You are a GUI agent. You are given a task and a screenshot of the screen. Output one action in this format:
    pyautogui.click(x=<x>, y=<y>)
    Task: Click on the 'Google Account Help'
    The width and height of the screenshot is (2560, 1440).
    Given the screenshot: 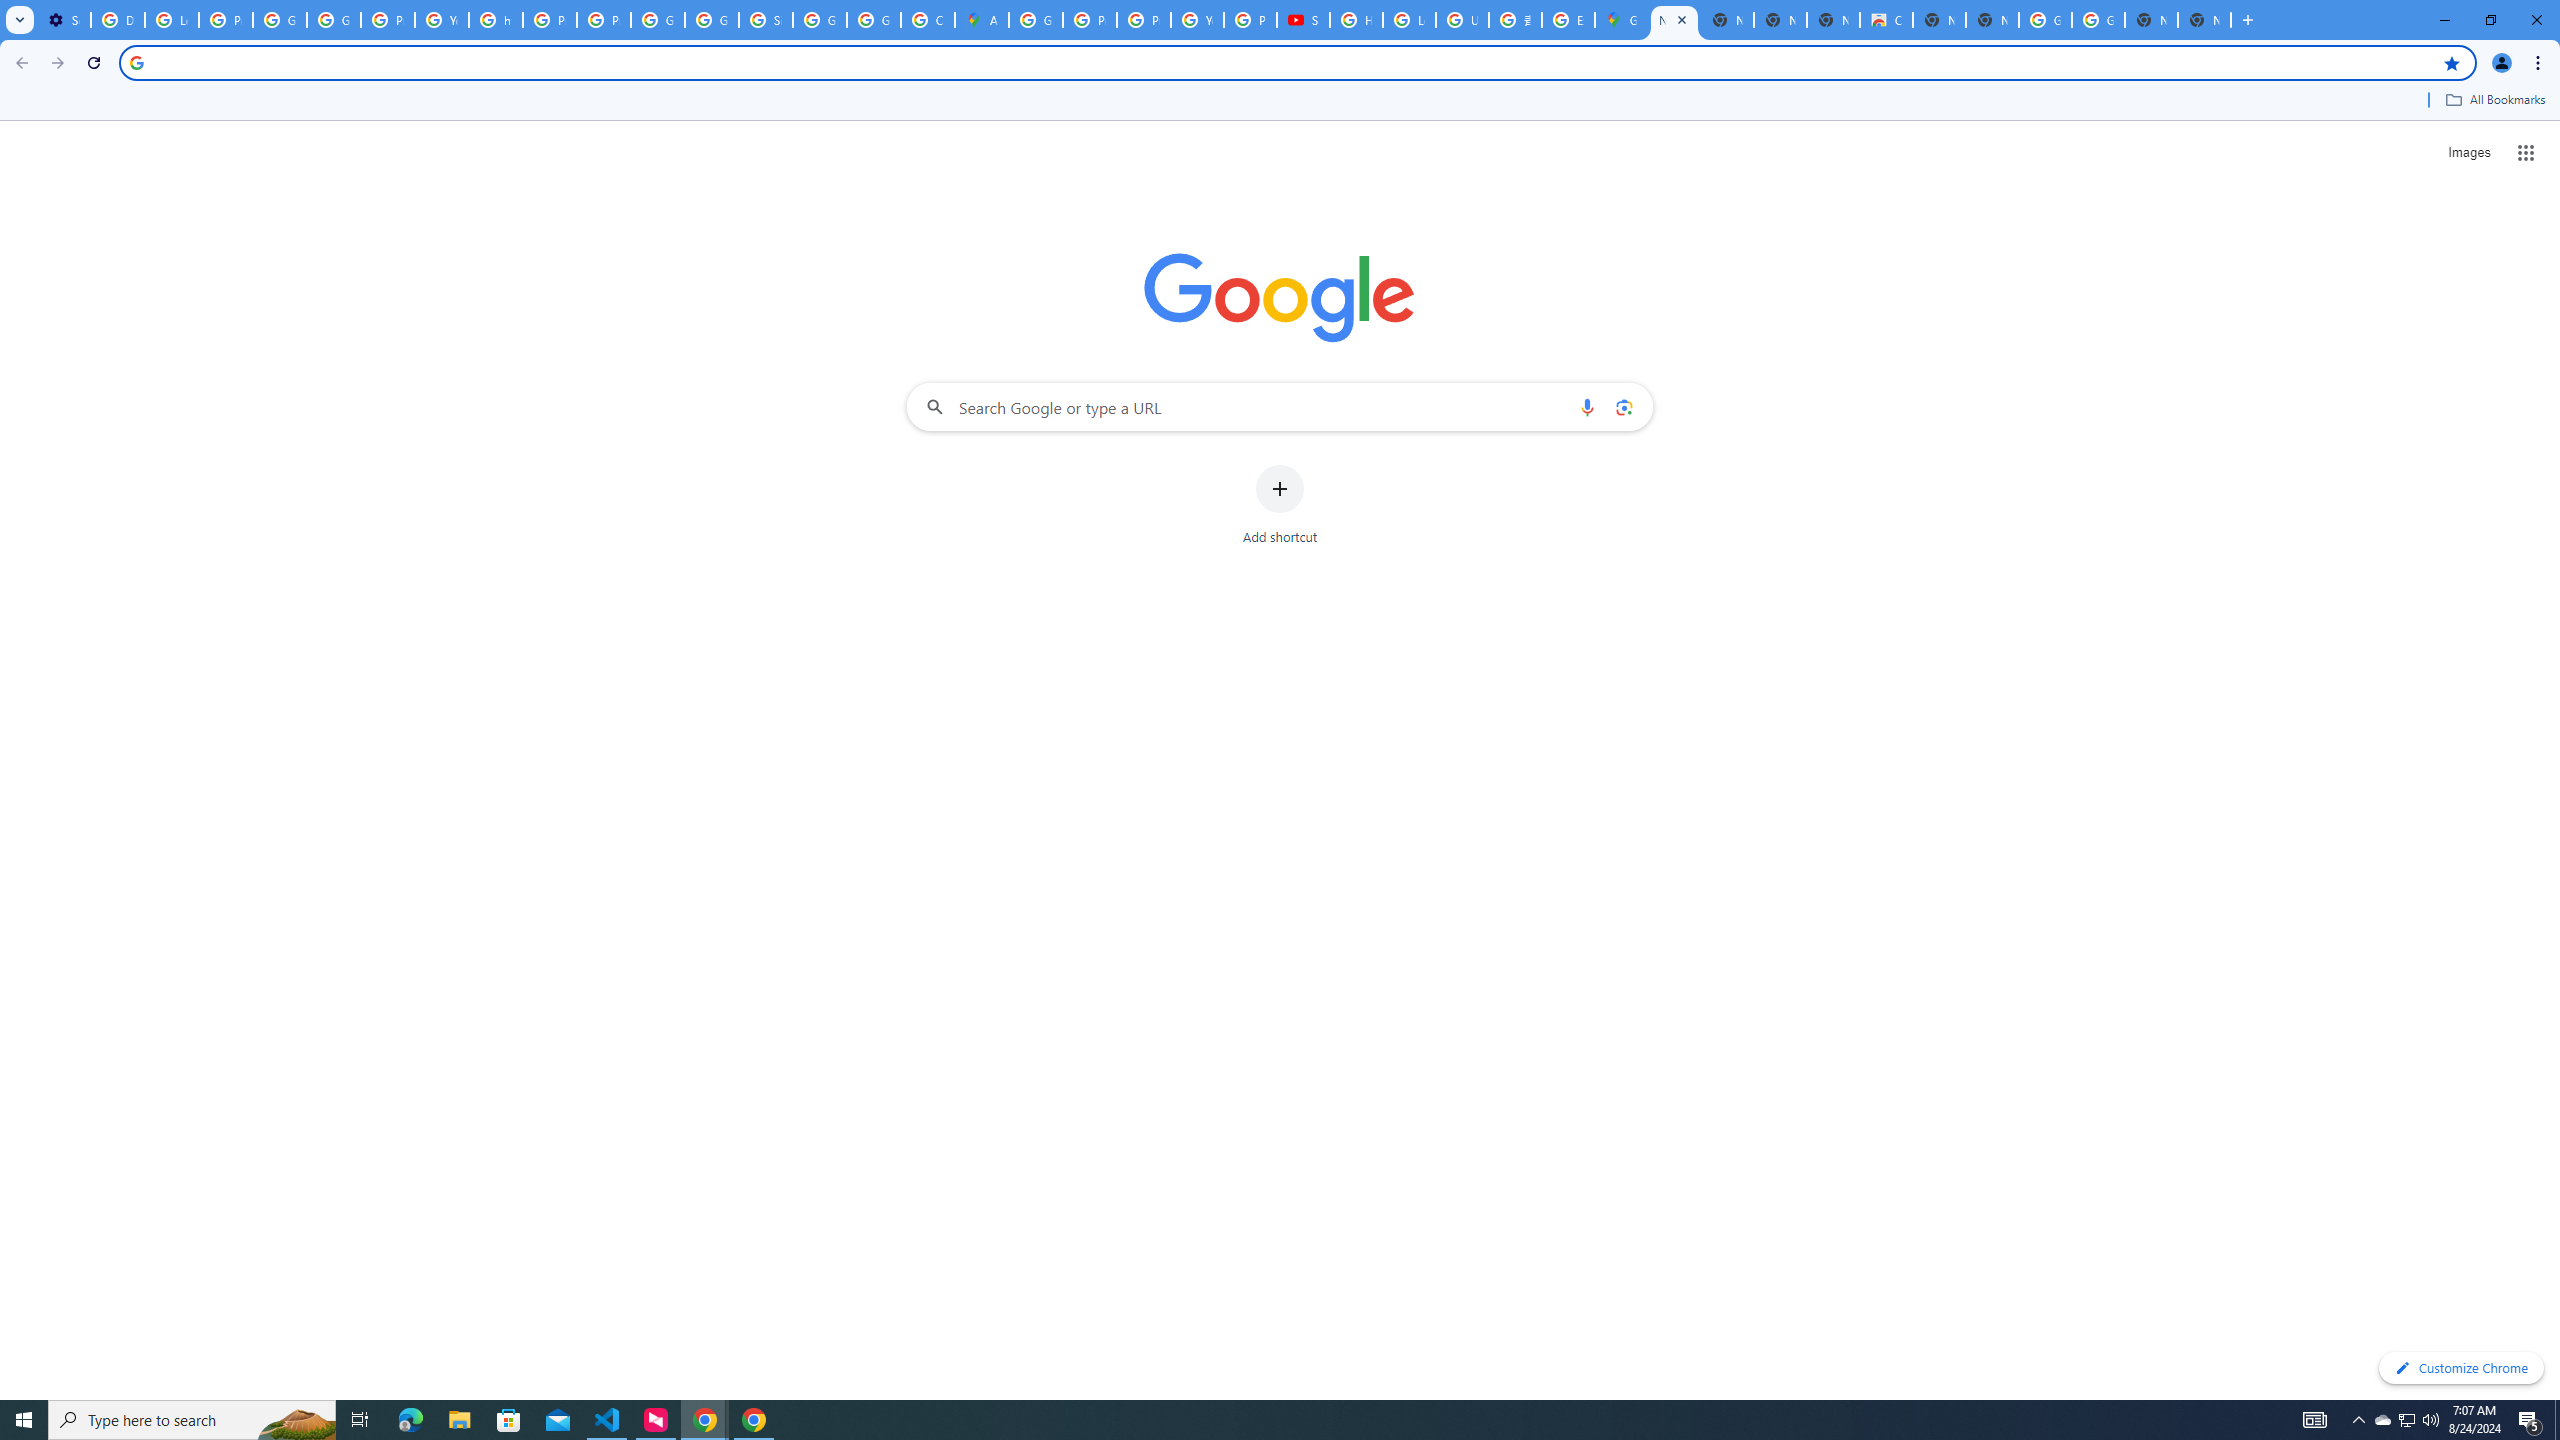 What is the action you would take?
    pyautogui.click(x=334, y=19)
    